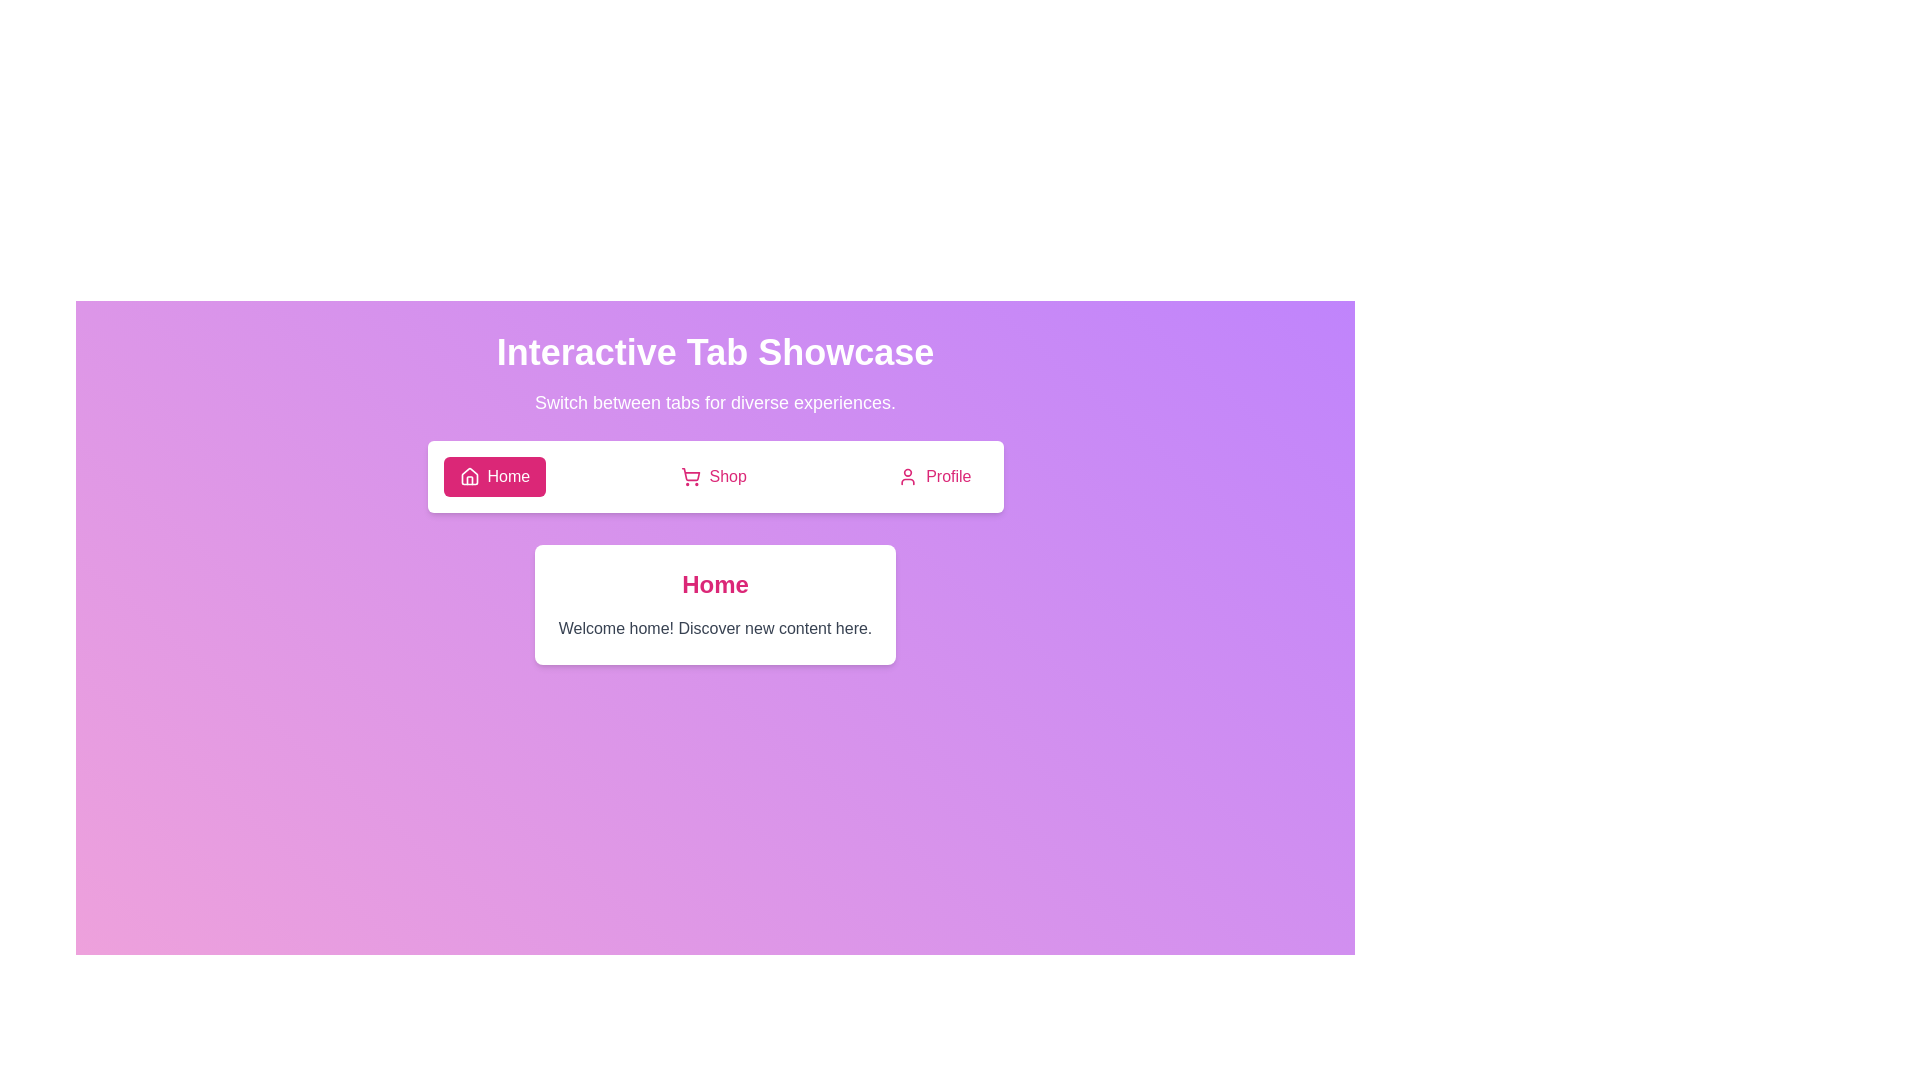  What do you see at coordinates (933, 477) in the screenshot?
I see `the Profile tab to display its description` at bounding box center [933, 477].